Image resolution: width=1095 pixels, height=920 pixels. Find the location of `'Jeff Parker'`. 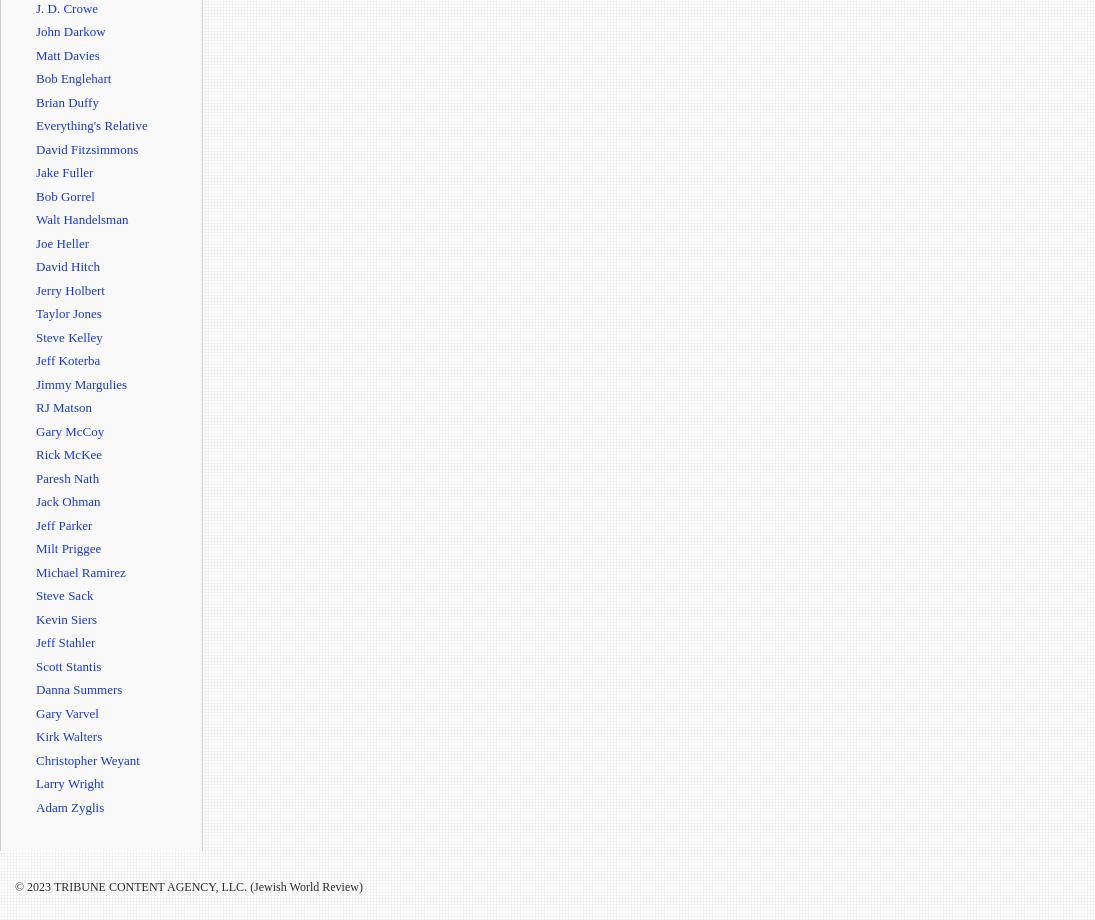

'Jeff Parker' is located at coordinates (62, 524).